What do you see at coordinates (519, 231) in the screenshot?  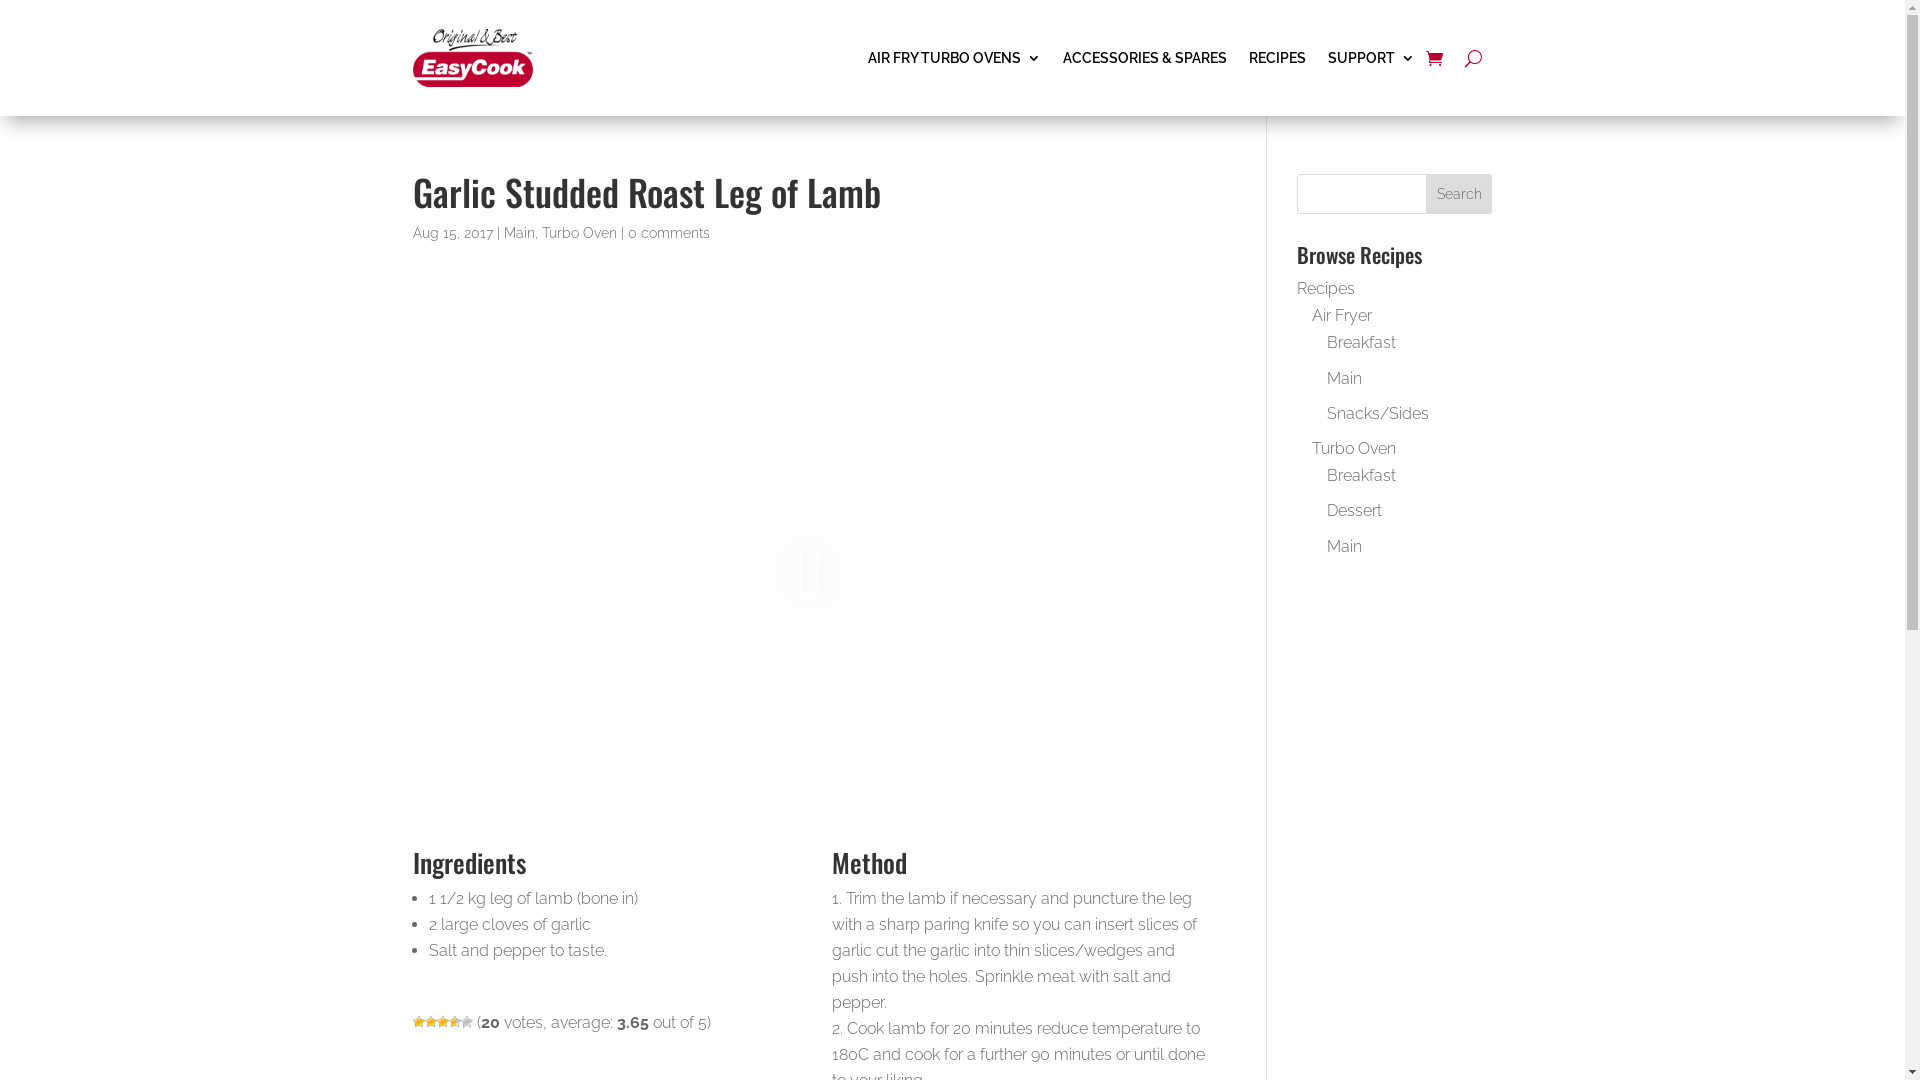 I see `'Main'` at bounding box center [519, 231].